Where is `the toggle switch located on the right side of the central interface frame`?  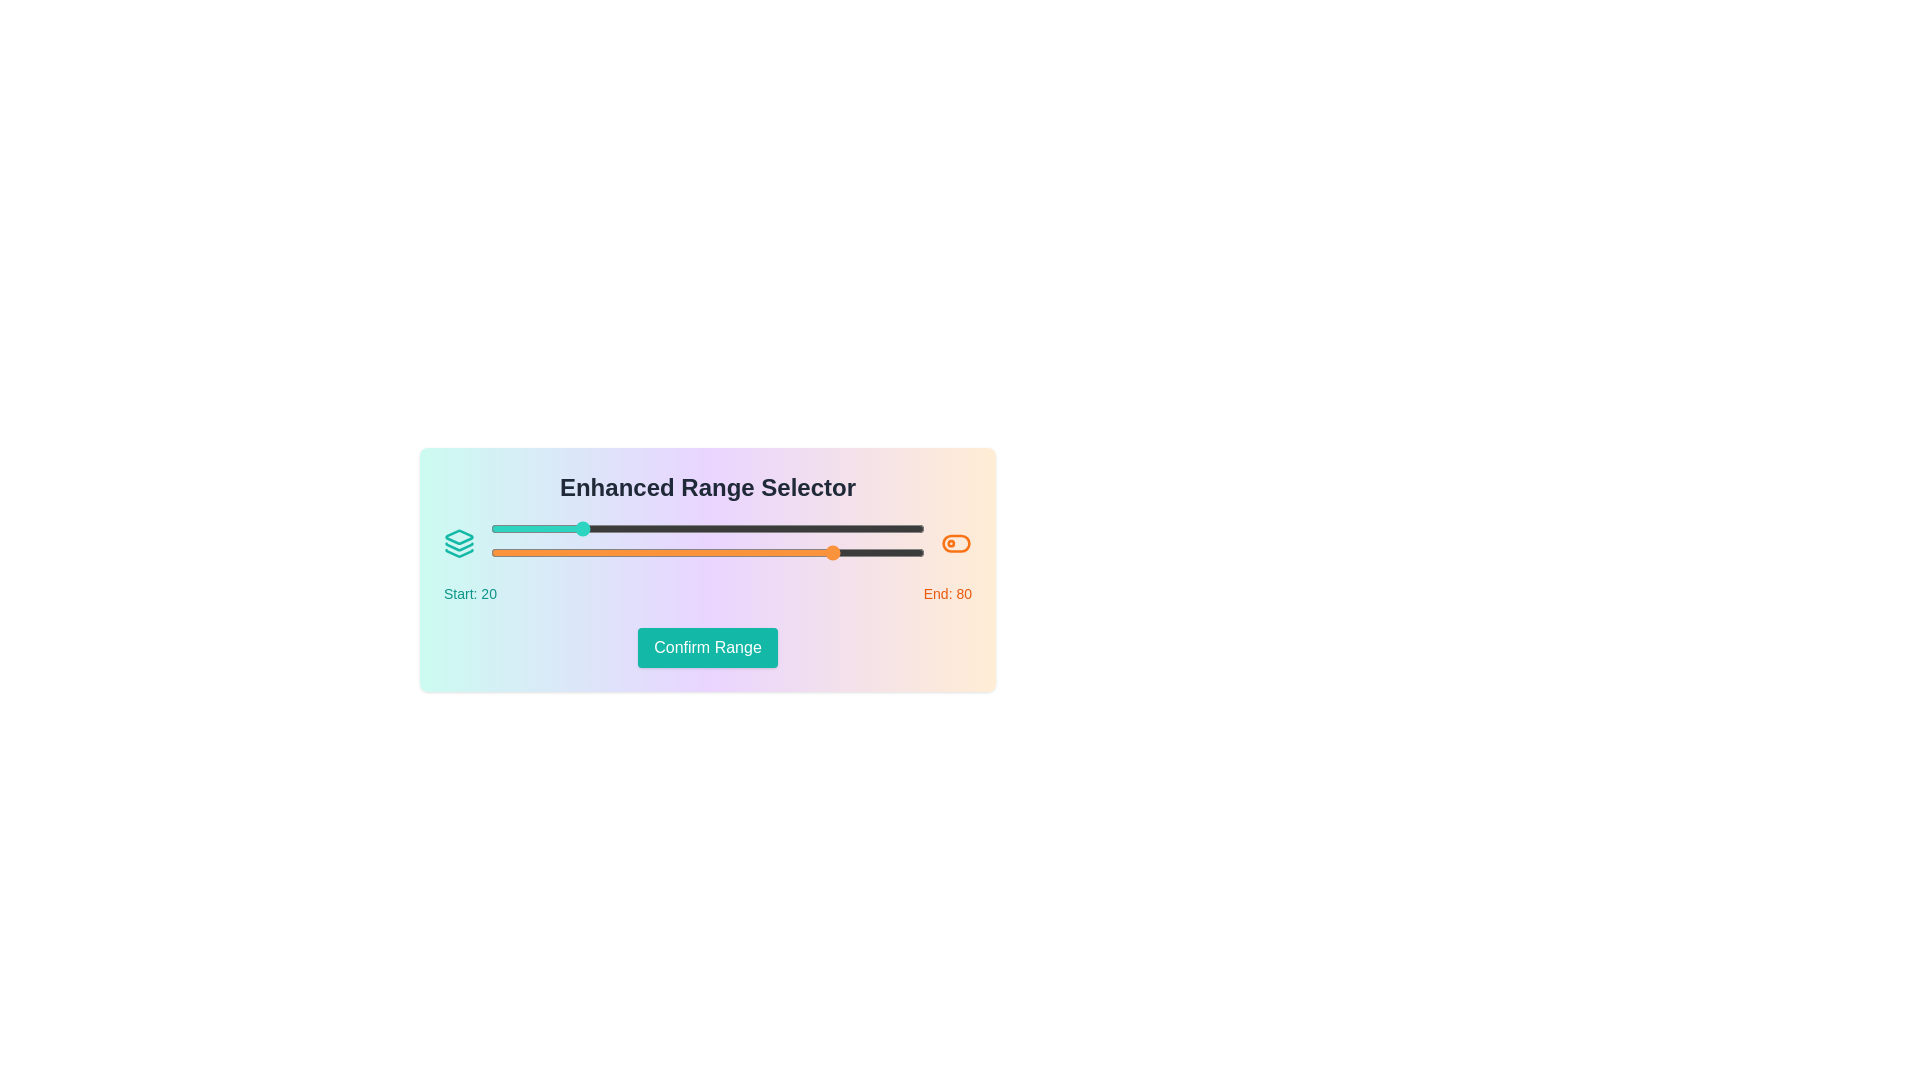
the toggle switch located on the right side of the central interface frame is located at coordinates (955, 543).